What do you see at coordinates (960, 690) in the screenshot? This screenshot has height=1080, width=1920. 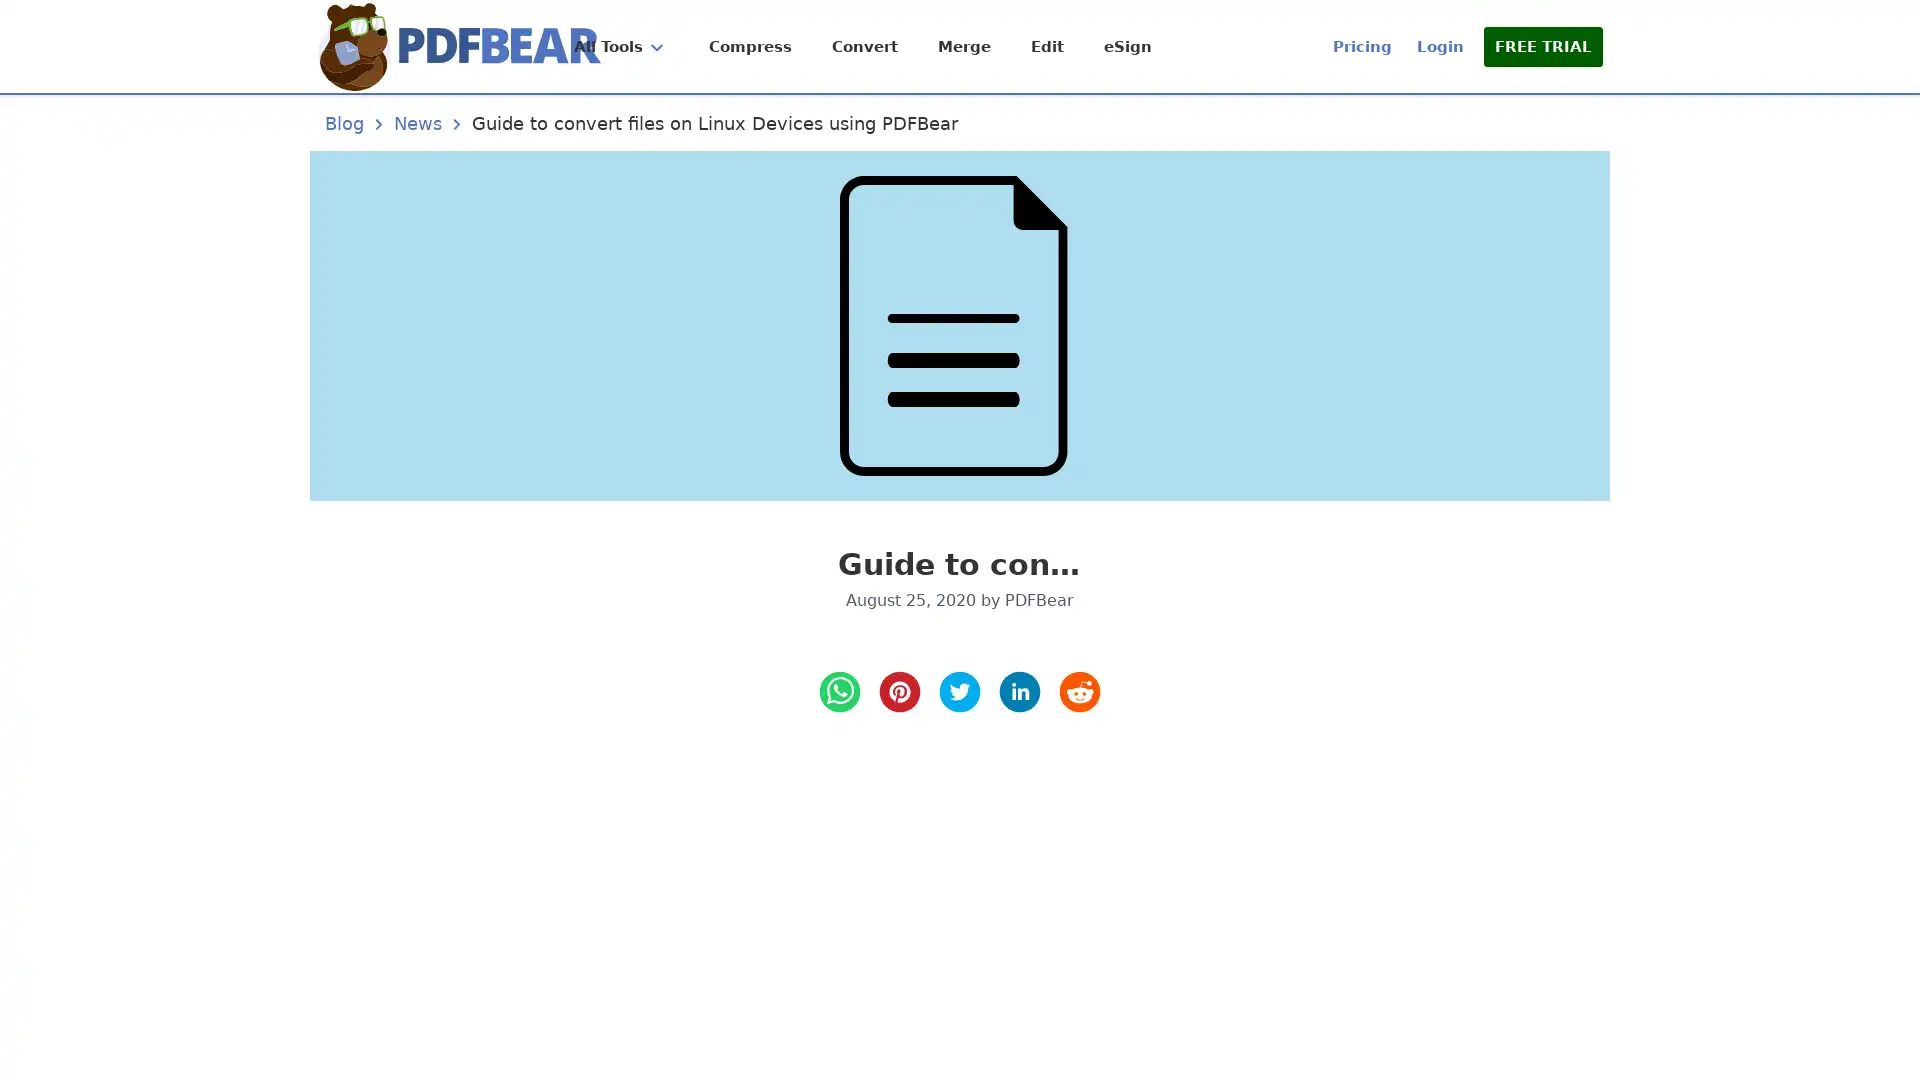 I see `Twitter` at bounding box center [960, 690].